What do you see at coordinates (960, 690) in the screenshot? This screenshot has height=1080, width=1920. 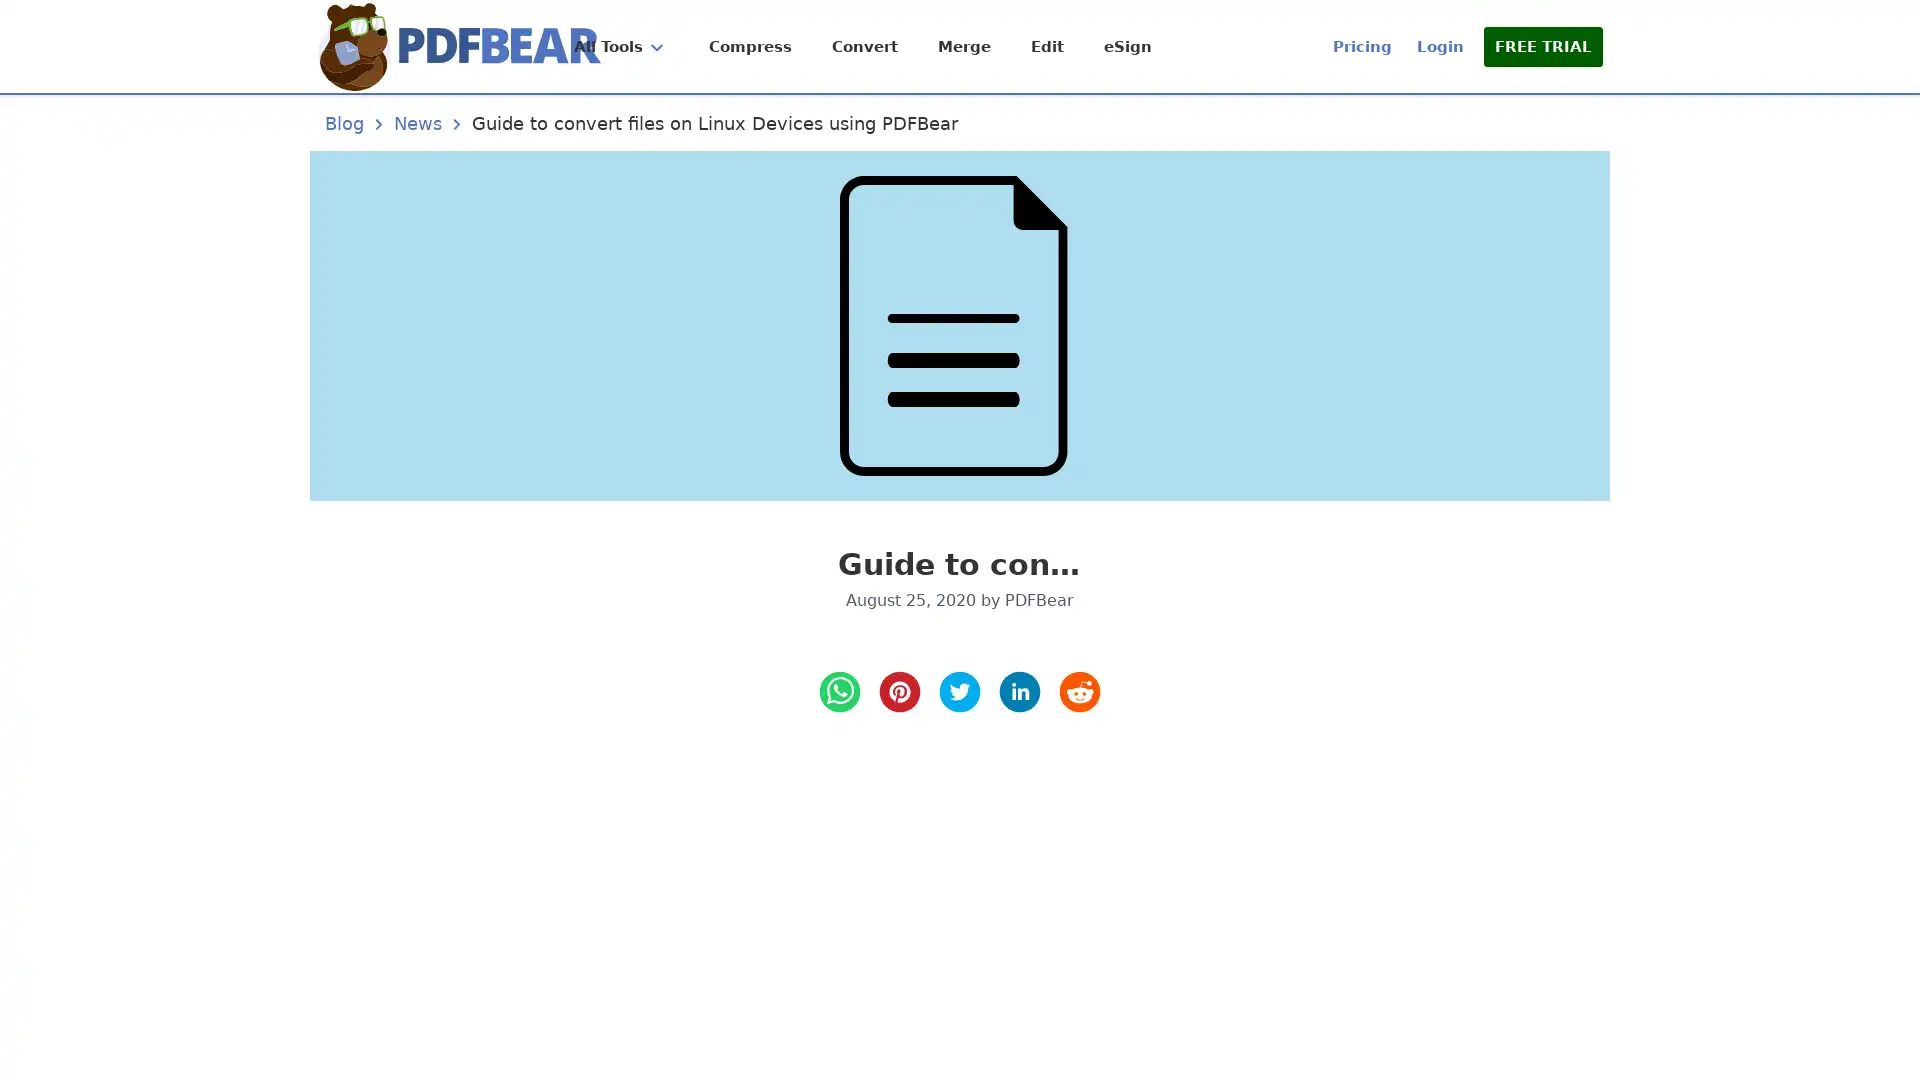 I see `Twitter` at bounding box center [960, 690].